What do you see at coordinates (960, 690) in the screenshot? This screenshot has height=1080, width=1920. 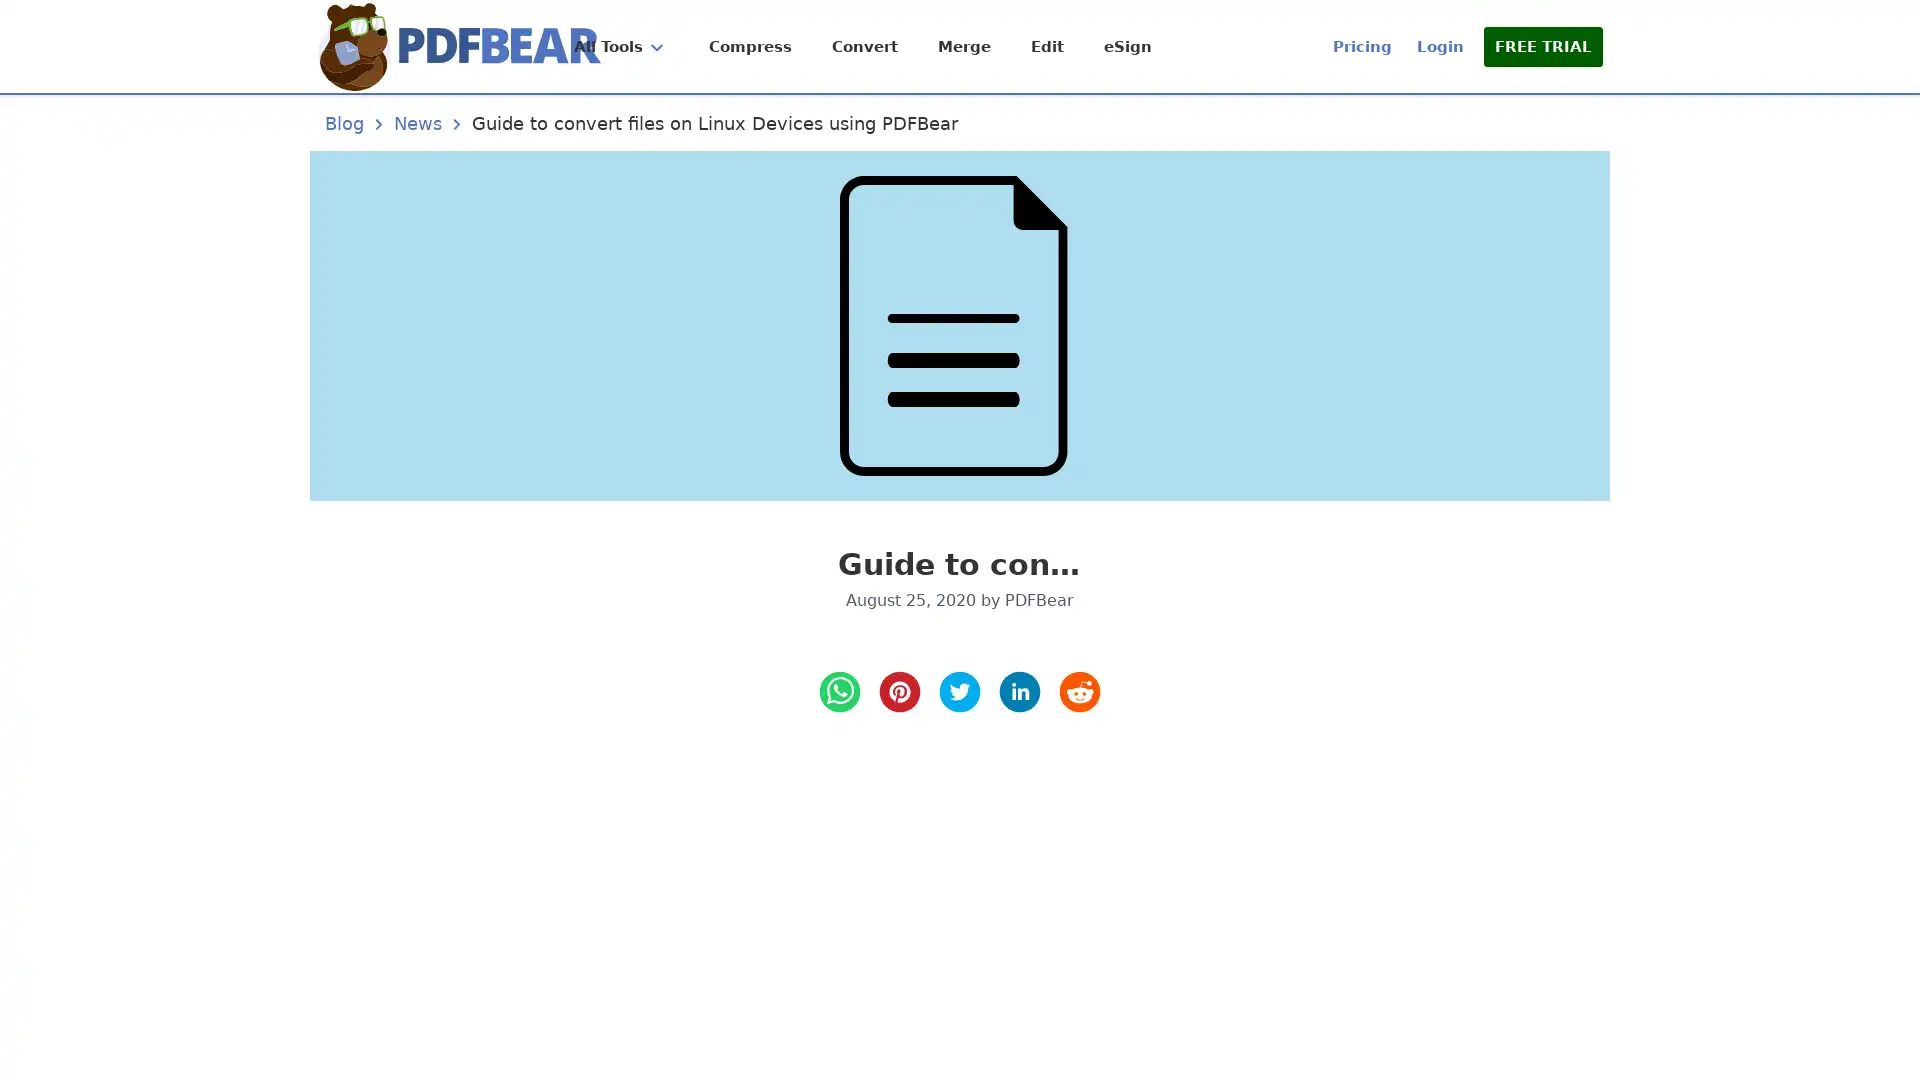 I see `Twitter` at bounding box center [960, 690].